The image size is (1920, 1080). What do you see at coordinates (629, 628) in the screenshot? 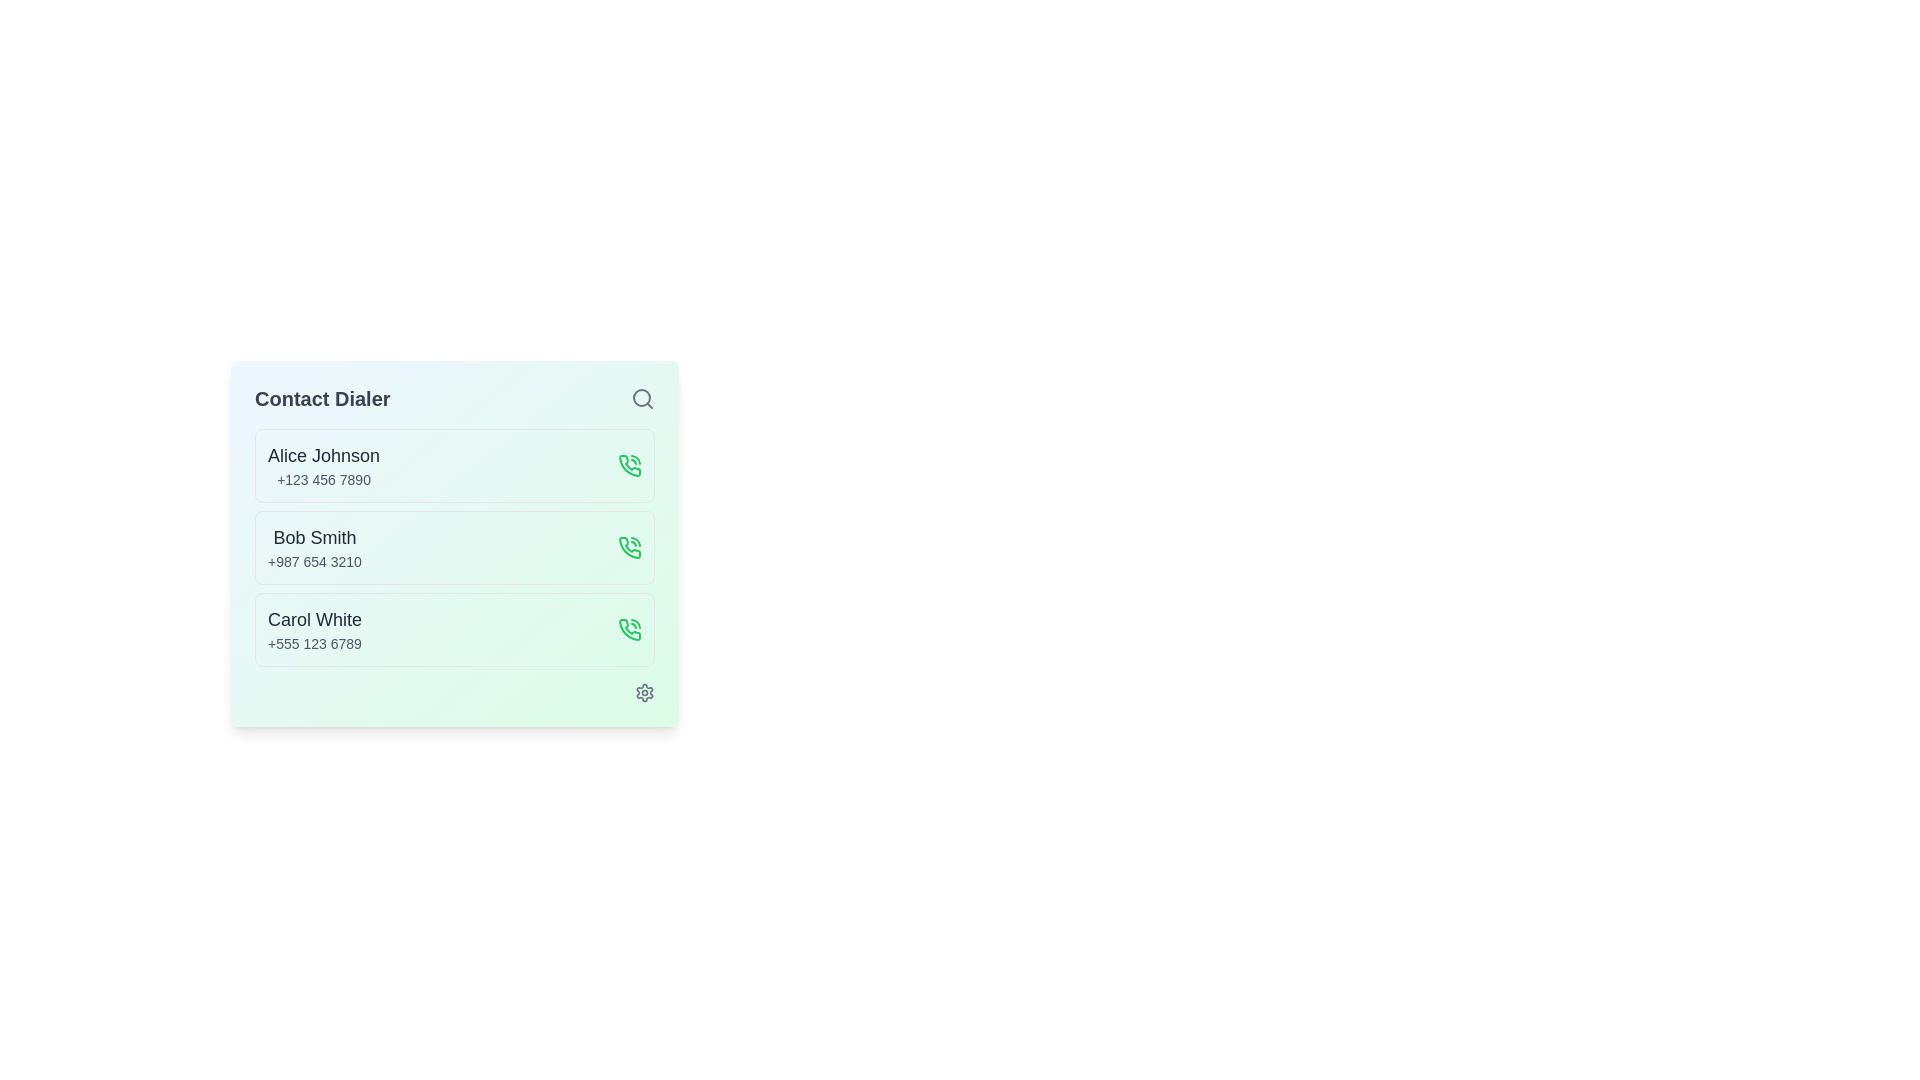
I see `the call icon for 'Carol White' to initiate a call` at bounding box center [629, 628].